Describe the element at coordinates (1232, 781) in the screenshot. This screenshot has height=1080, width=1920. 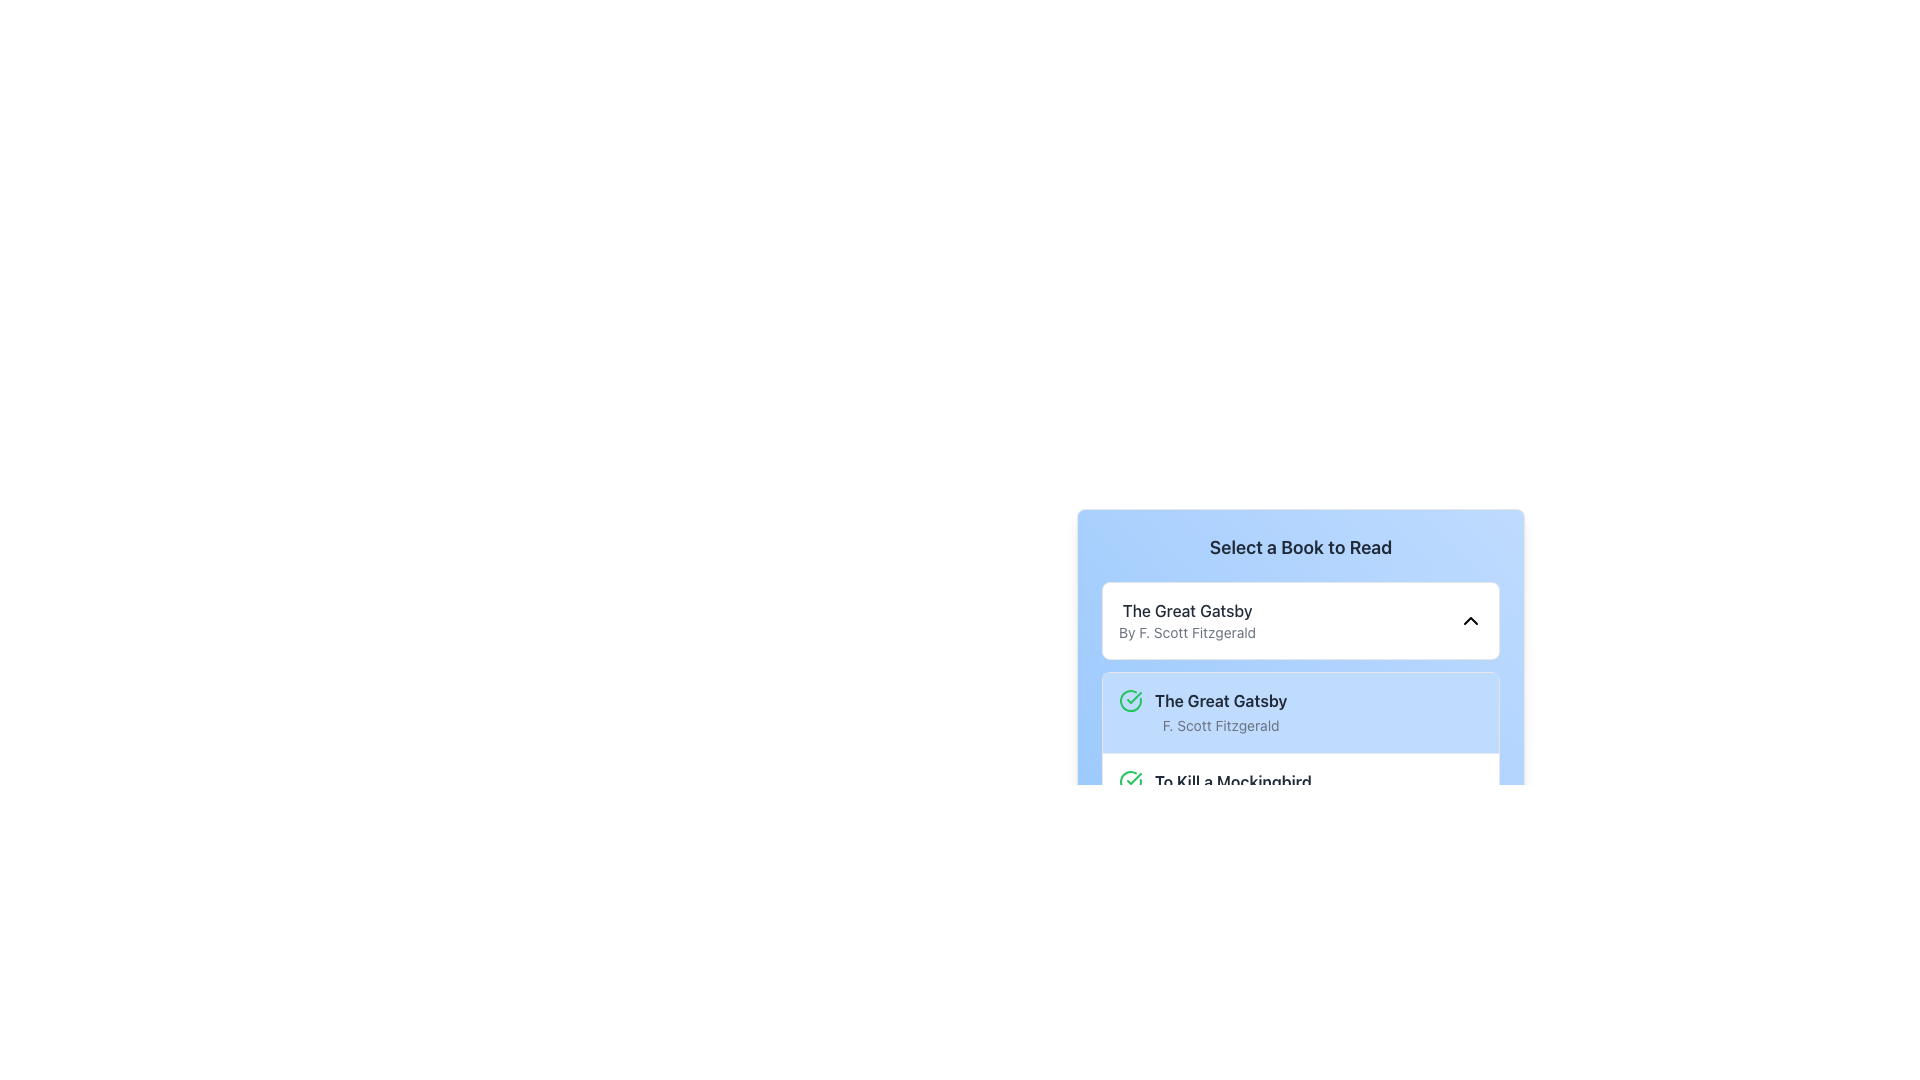
I see `the label displaying 'To Kill a Mockingbird'` at that location.